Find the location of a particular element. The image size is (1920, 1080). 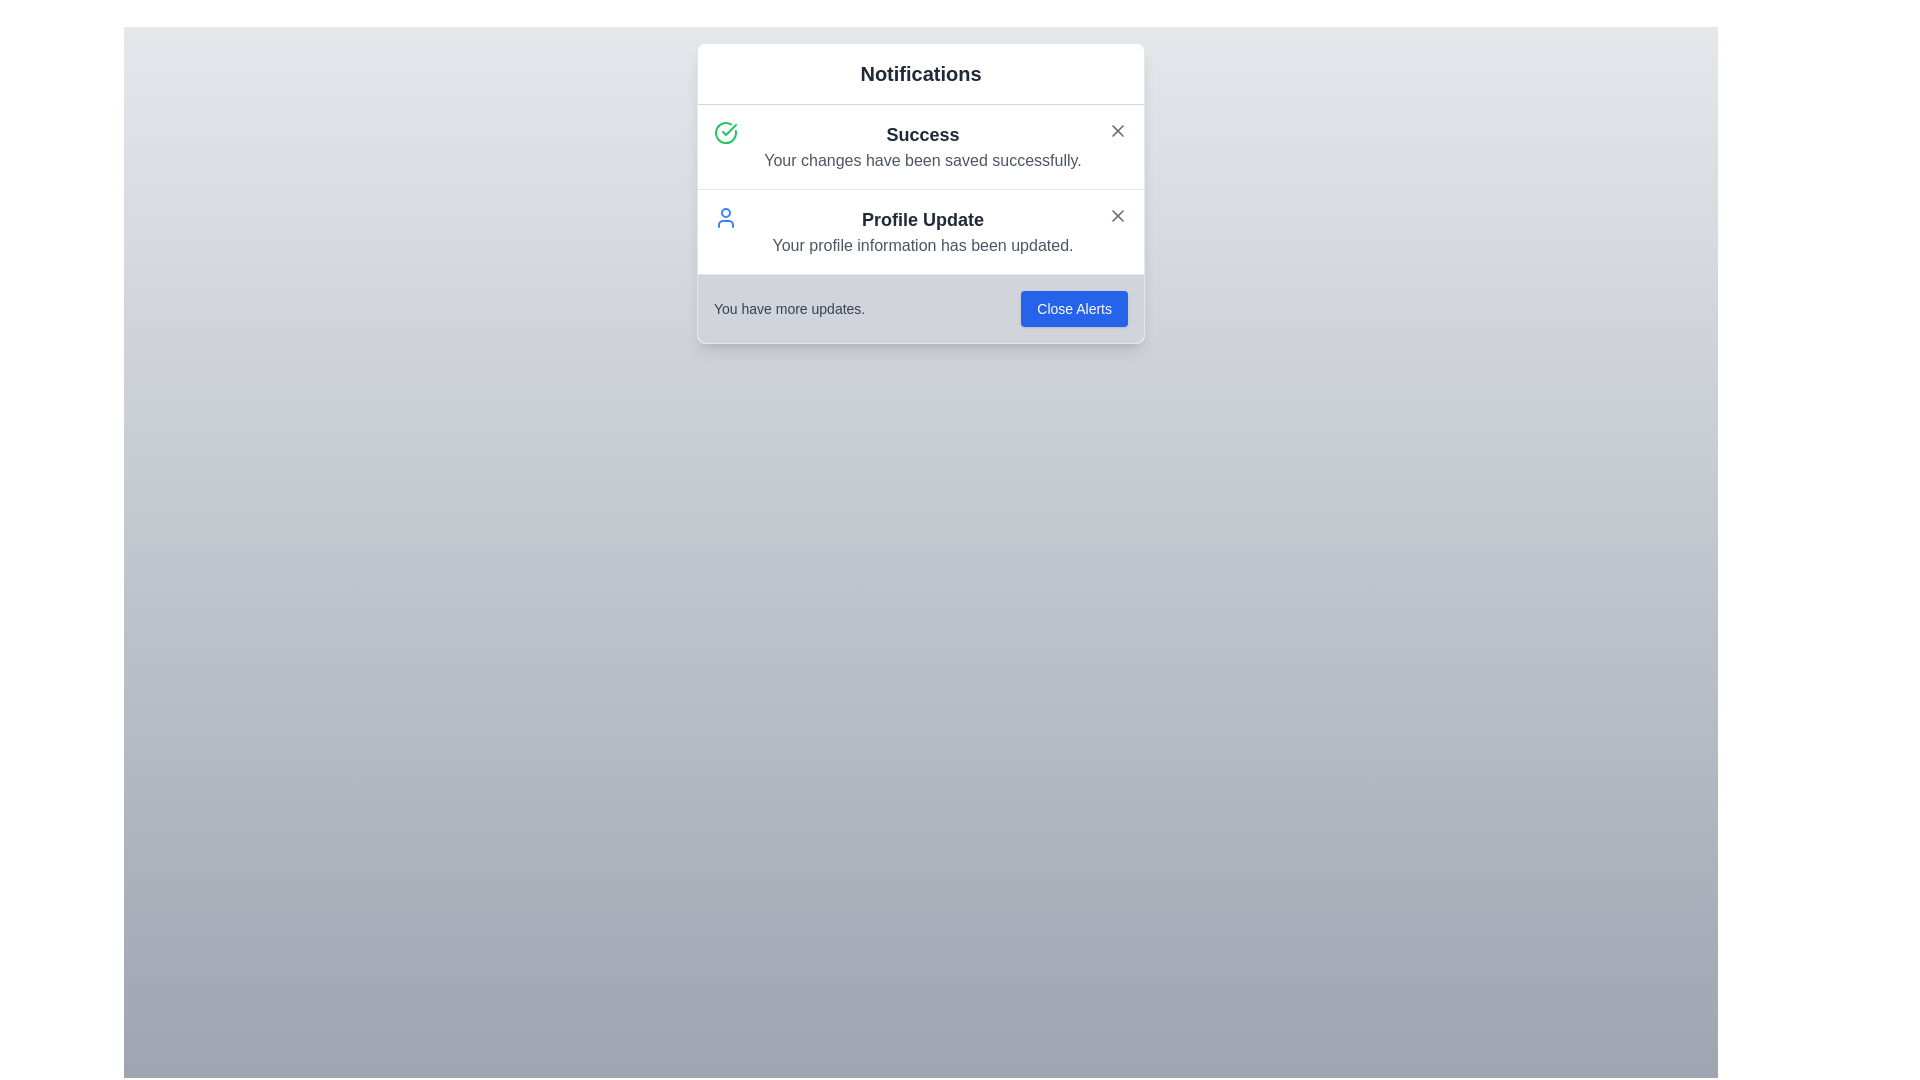

close button for the notification with title Success is located at coordinates (1117, 131).